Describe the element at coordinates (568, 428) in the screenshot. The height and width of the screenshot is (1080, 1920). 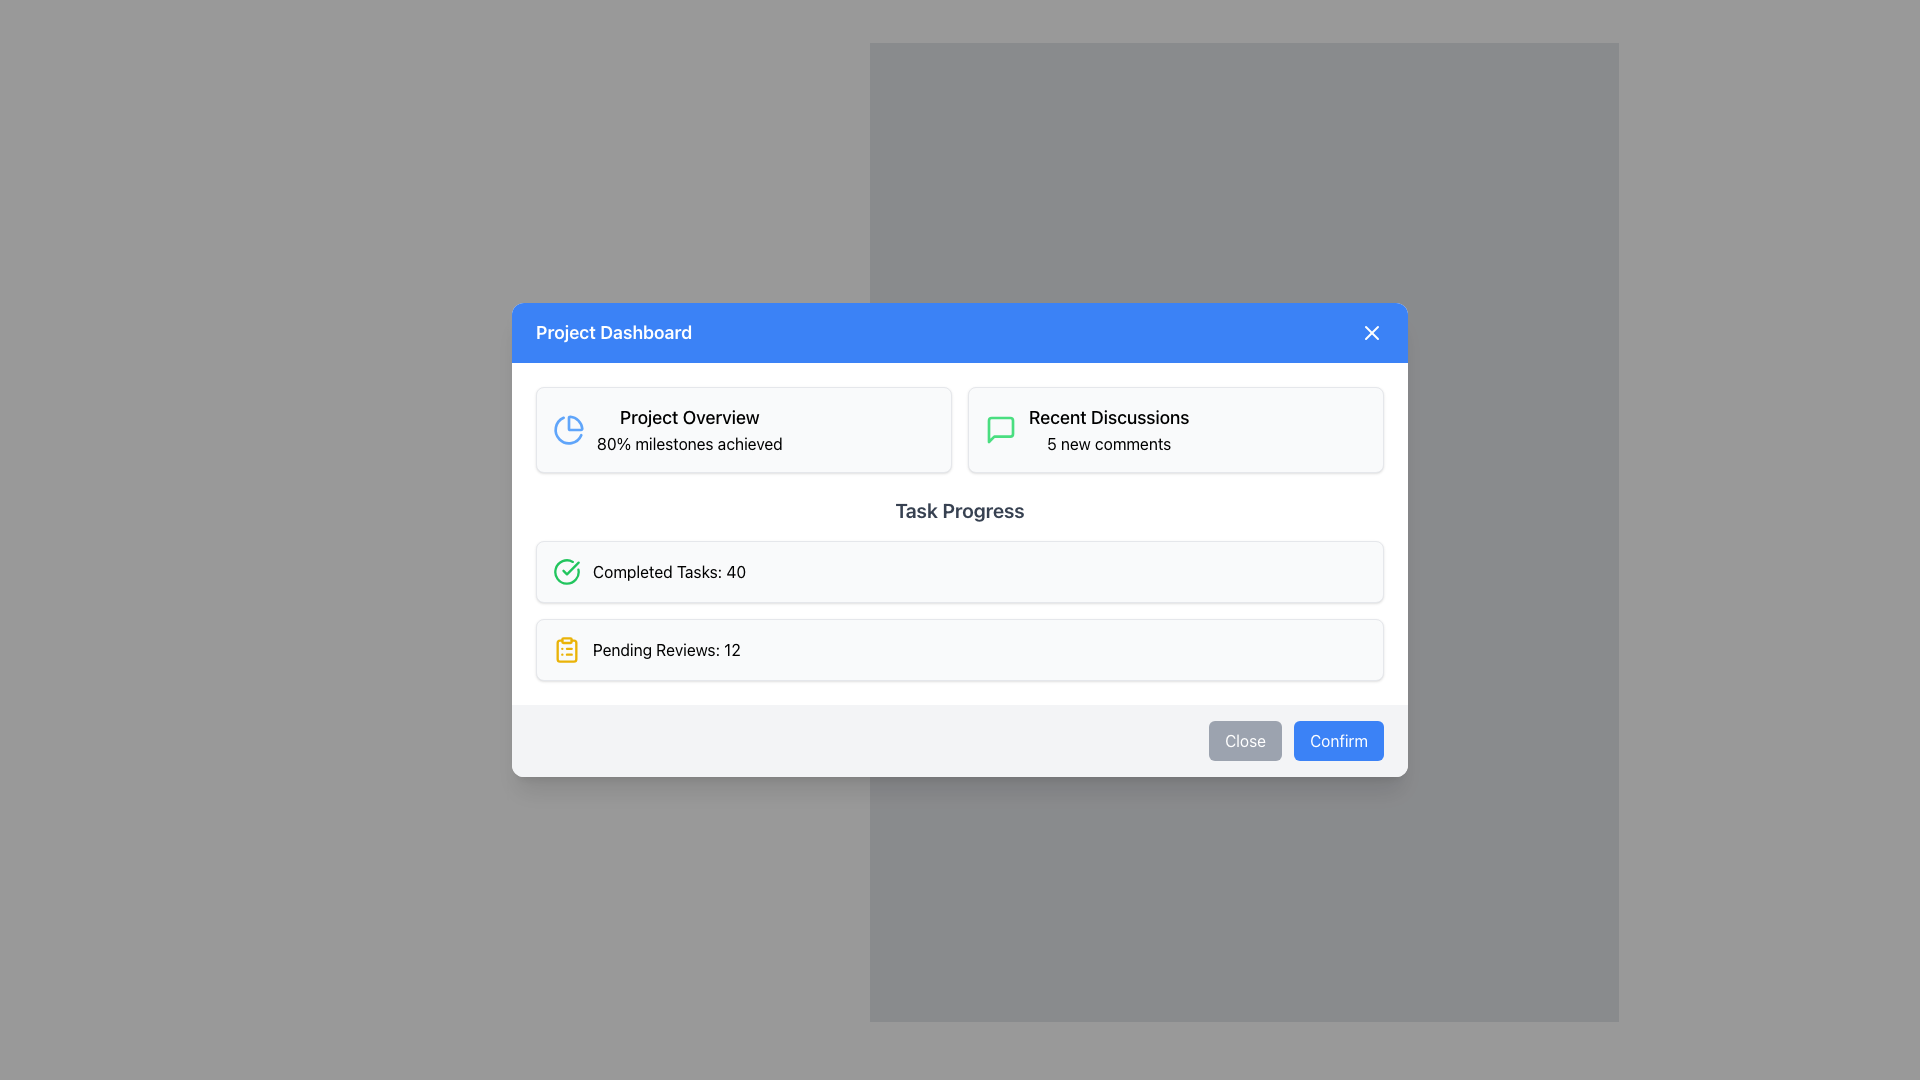
I see `the icon associated with the 'Project Overview' section in the 'Project Dashboard', positioned to the left of the 'Project Overview' text` at that location.